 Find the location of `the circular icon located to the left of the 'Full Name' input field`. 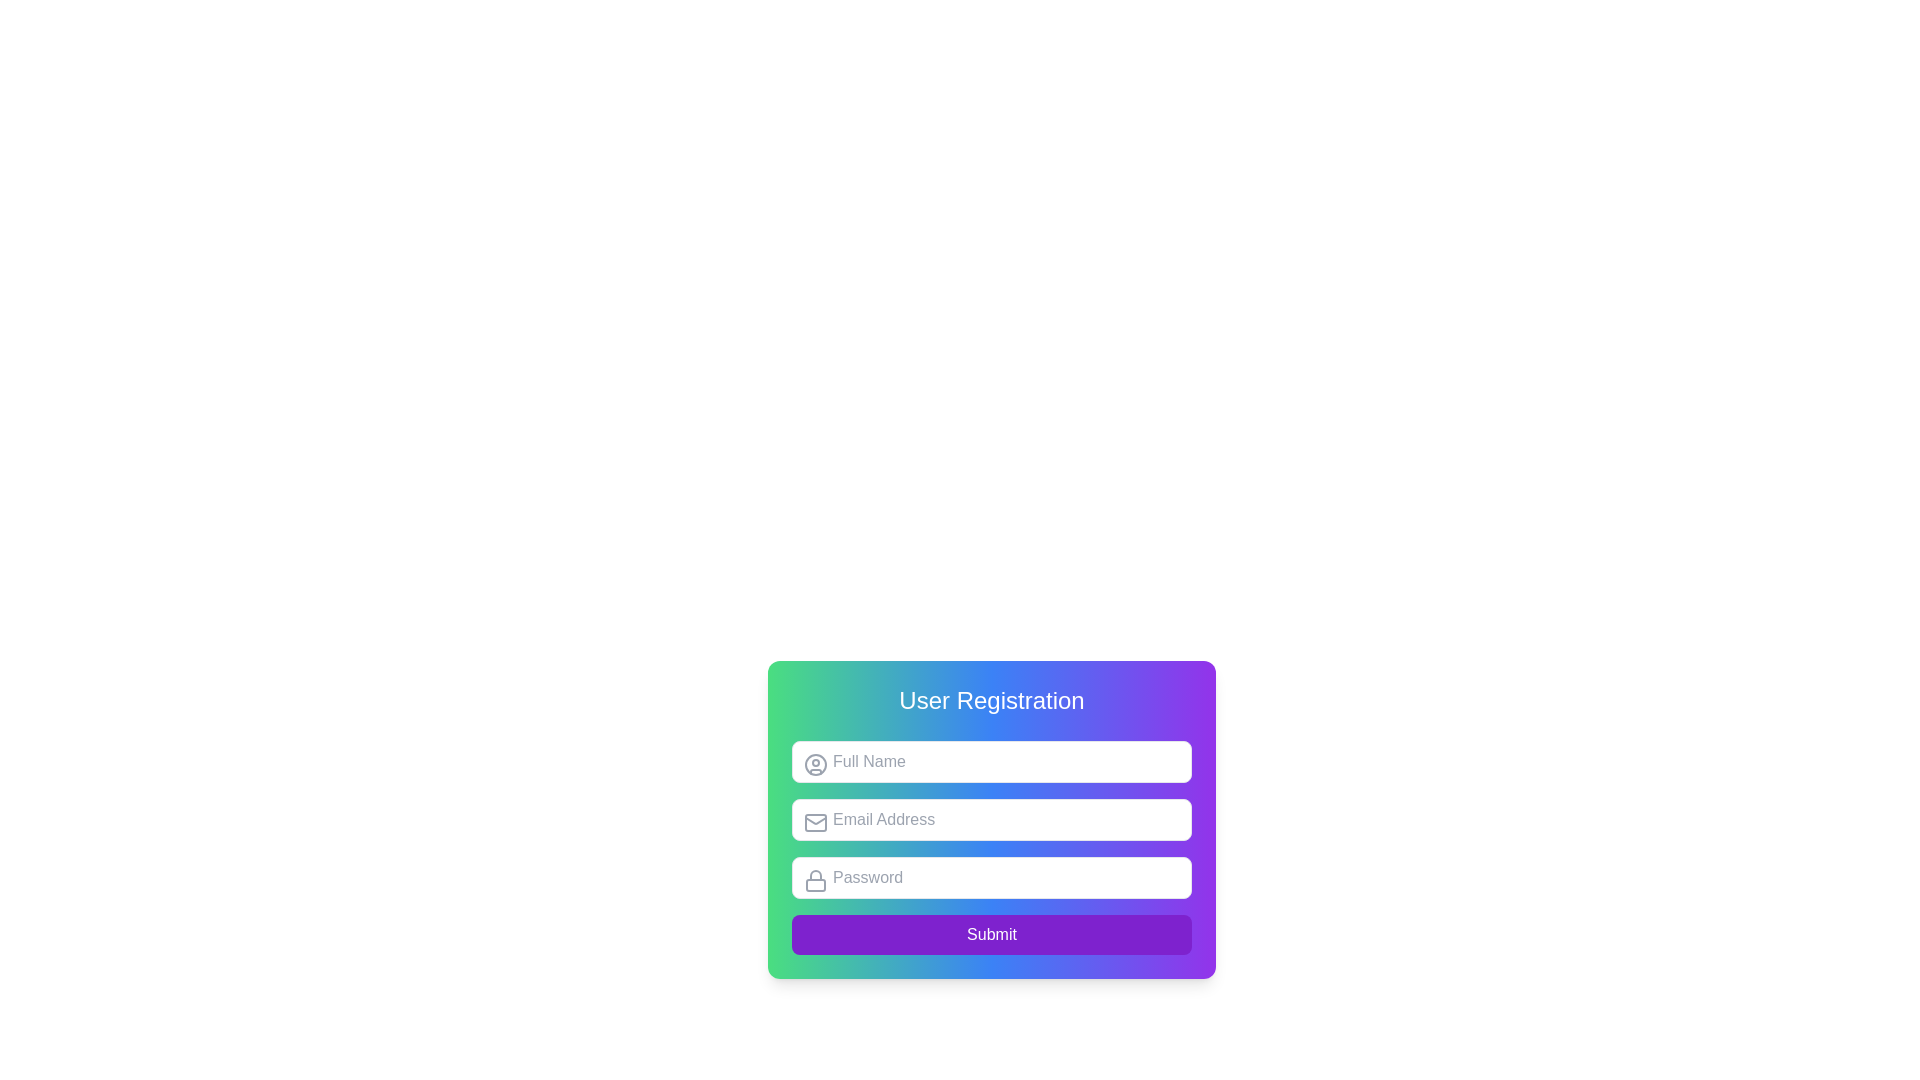

the circular icon located to the left of the 'Full Name' input field is located at coordinates (816, 764).